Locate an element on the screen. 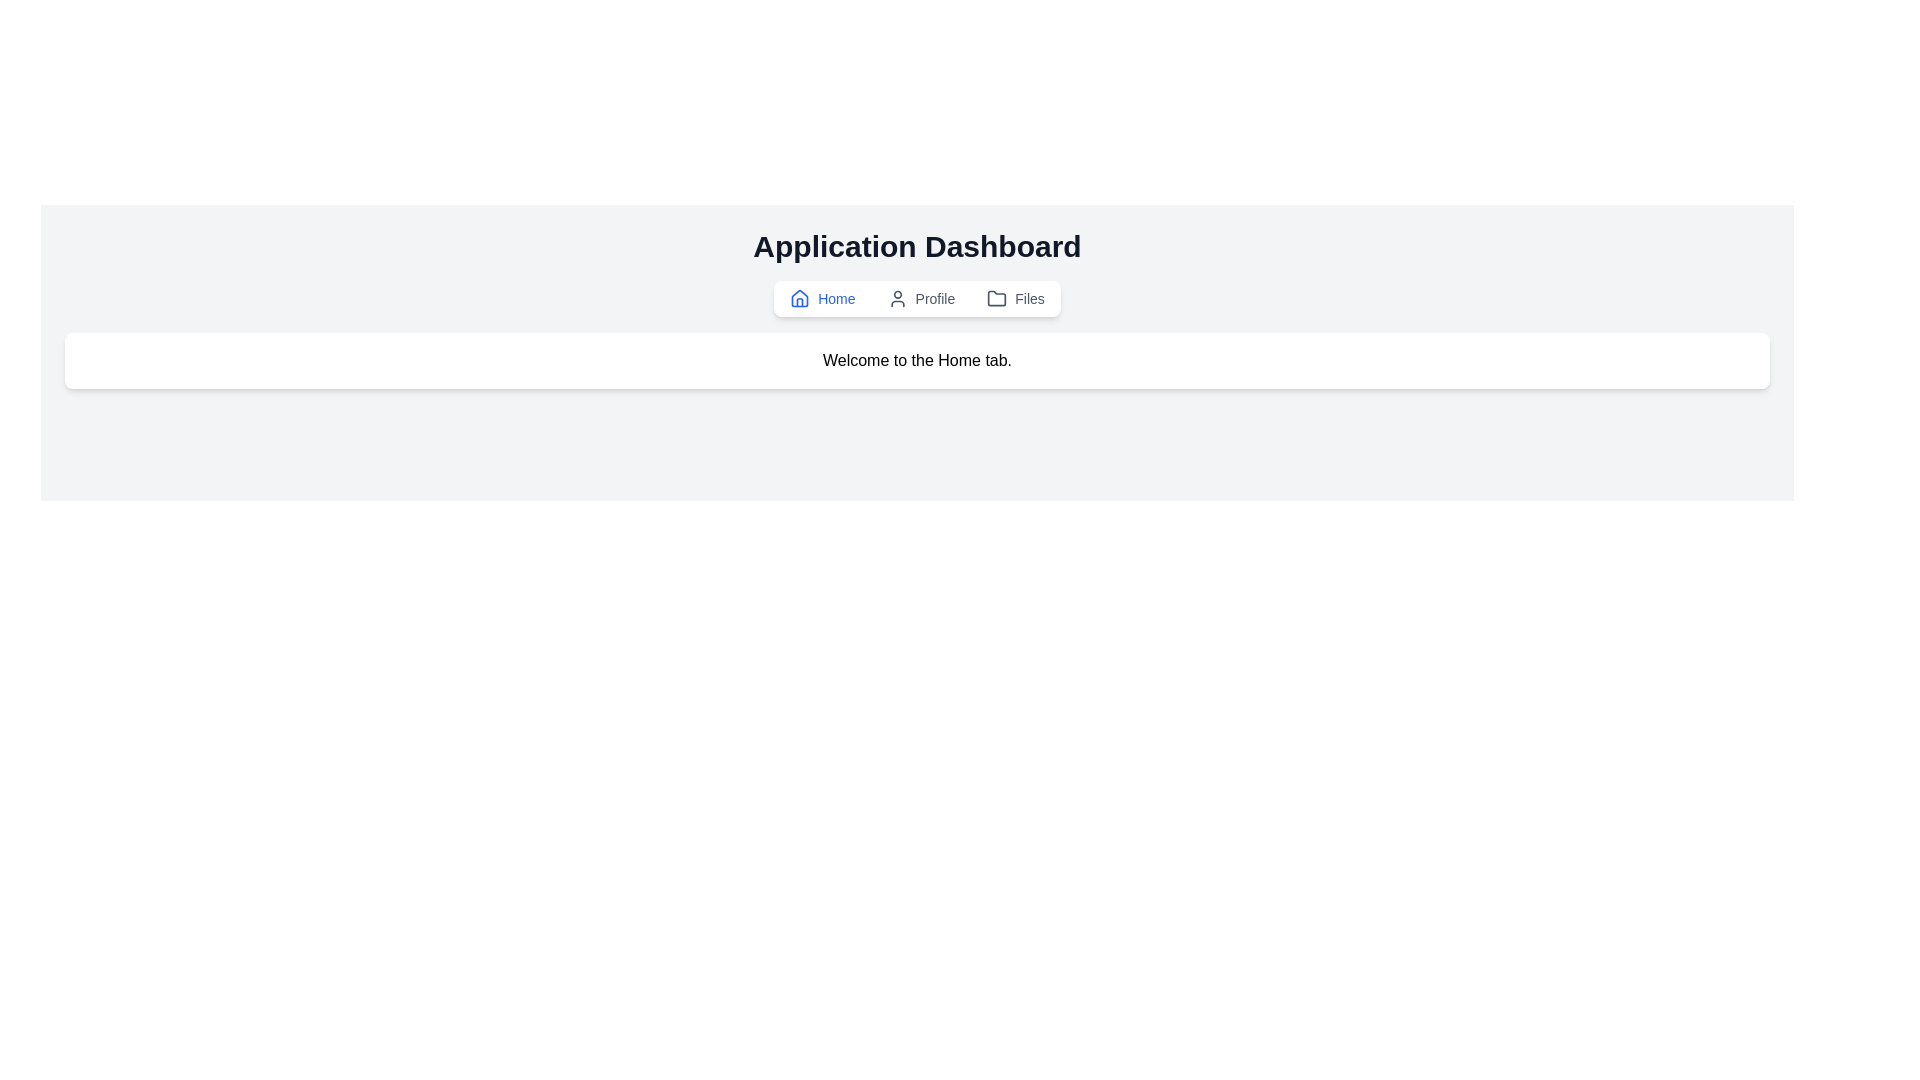 This screenshot has width=1920, height=1080. the 'Home' navigation button located at the top of the interface, which serves as a link to the main page is located at coordinates (822, 299).